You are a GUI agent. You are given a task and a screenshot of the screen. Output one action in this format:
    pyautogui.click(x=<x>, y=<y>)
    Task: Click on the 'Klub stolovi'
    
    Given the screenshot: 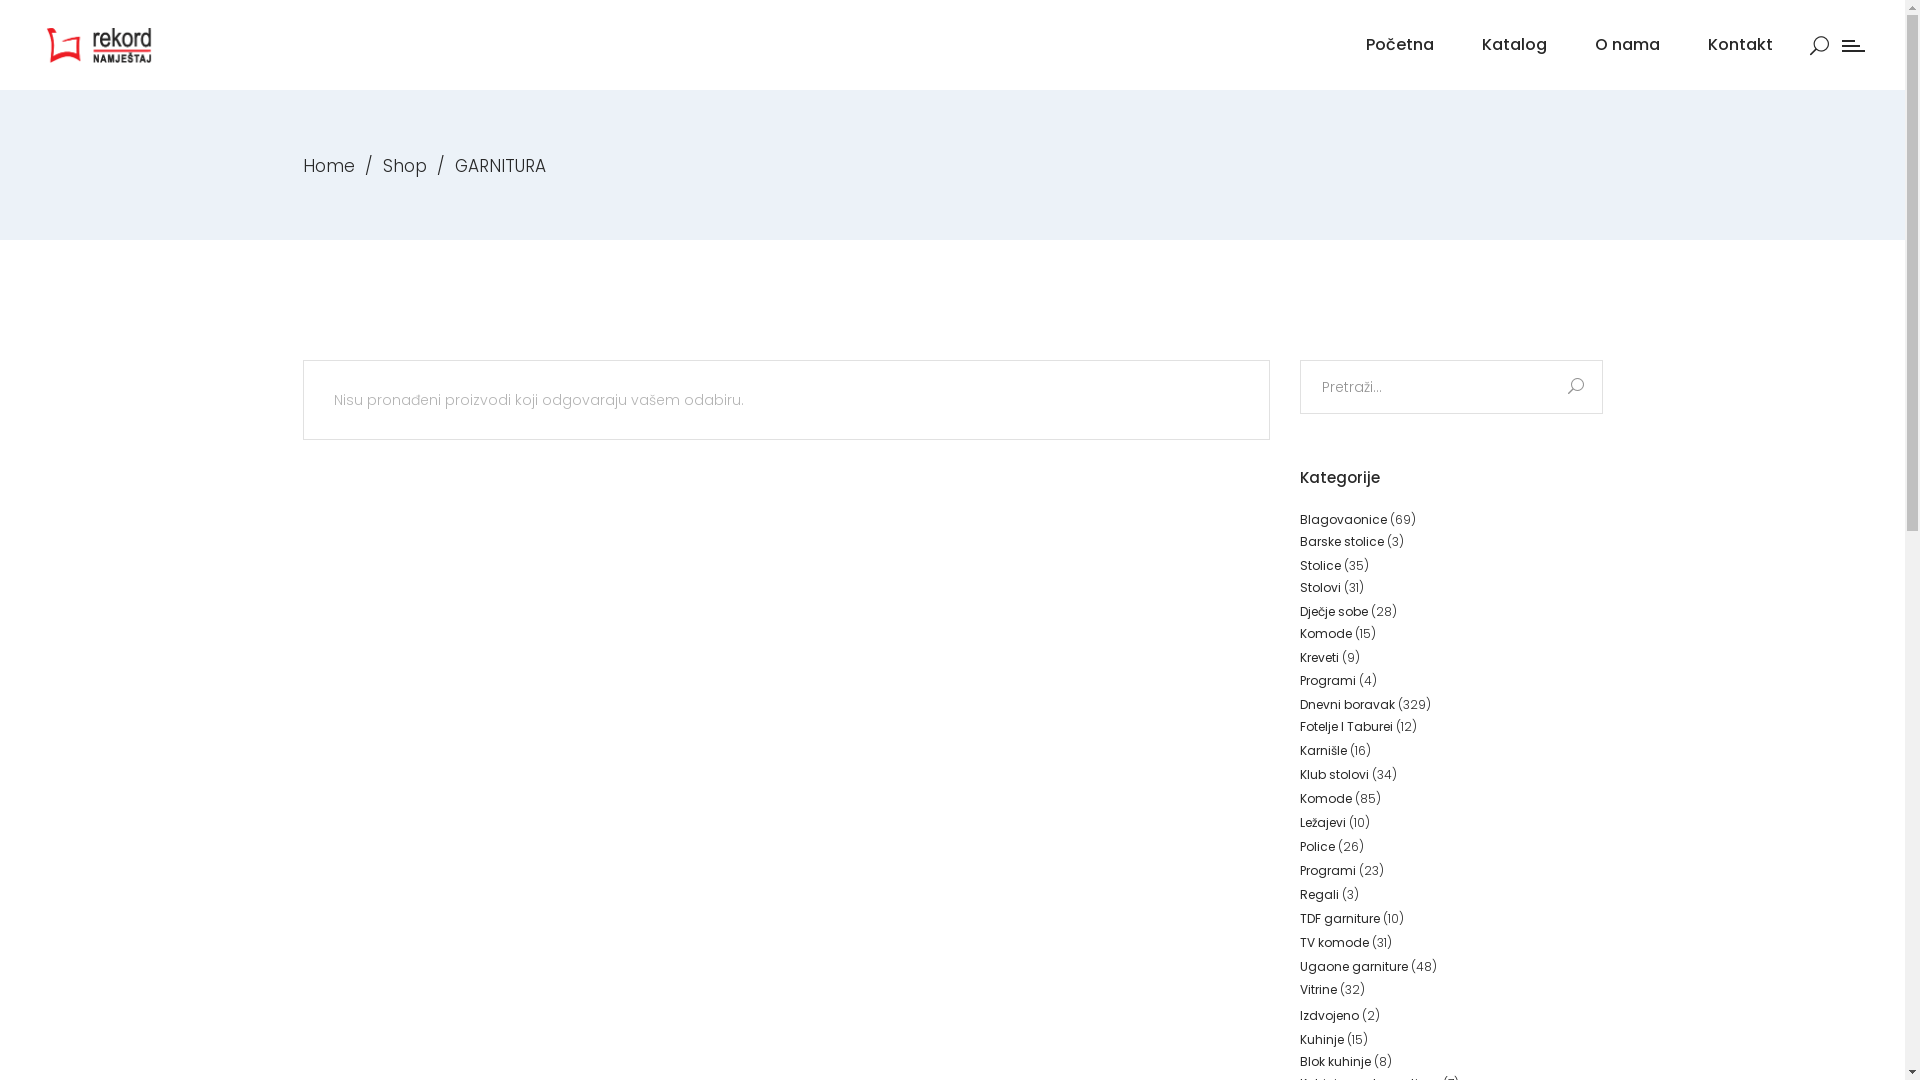 What is the action you would take?
    pyautogui.click(x=1300, y=773)
    